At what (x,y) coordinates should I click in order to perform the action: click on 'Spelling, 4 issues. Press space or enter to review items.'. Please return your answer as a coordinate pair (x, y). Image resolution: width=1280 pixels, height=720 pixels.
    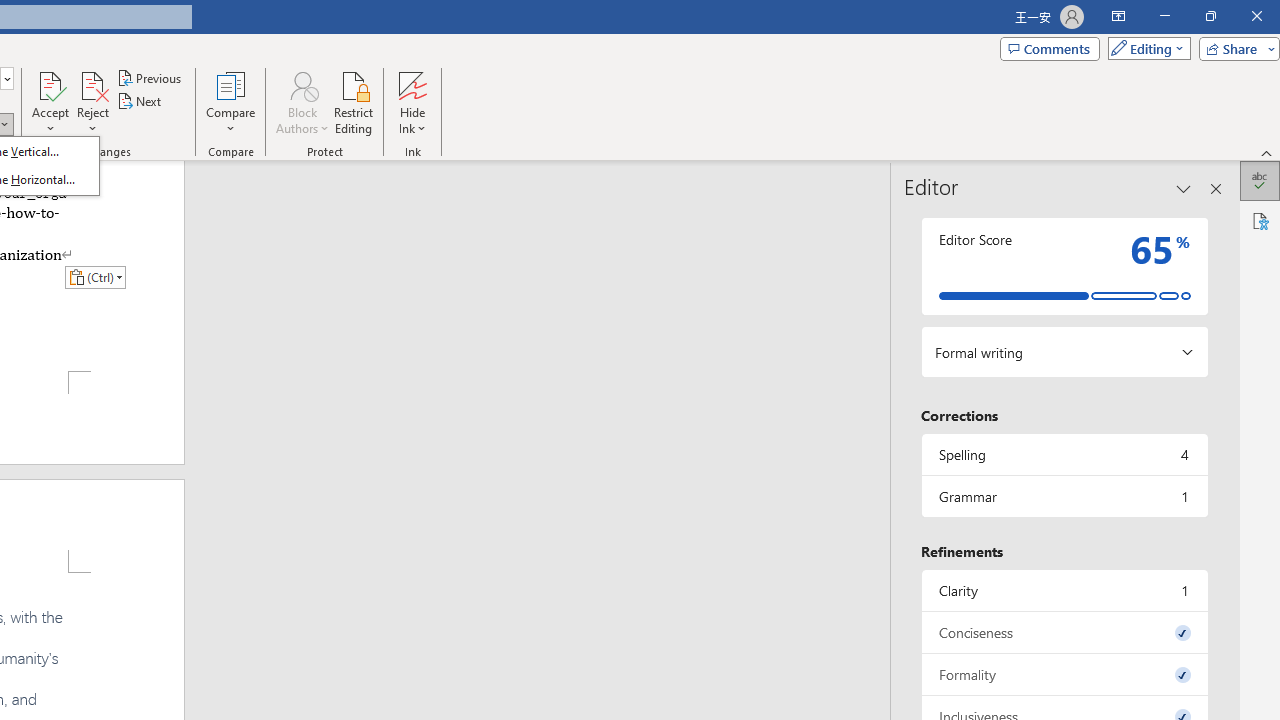
    Looking at the image, I should click on (1063, 454).